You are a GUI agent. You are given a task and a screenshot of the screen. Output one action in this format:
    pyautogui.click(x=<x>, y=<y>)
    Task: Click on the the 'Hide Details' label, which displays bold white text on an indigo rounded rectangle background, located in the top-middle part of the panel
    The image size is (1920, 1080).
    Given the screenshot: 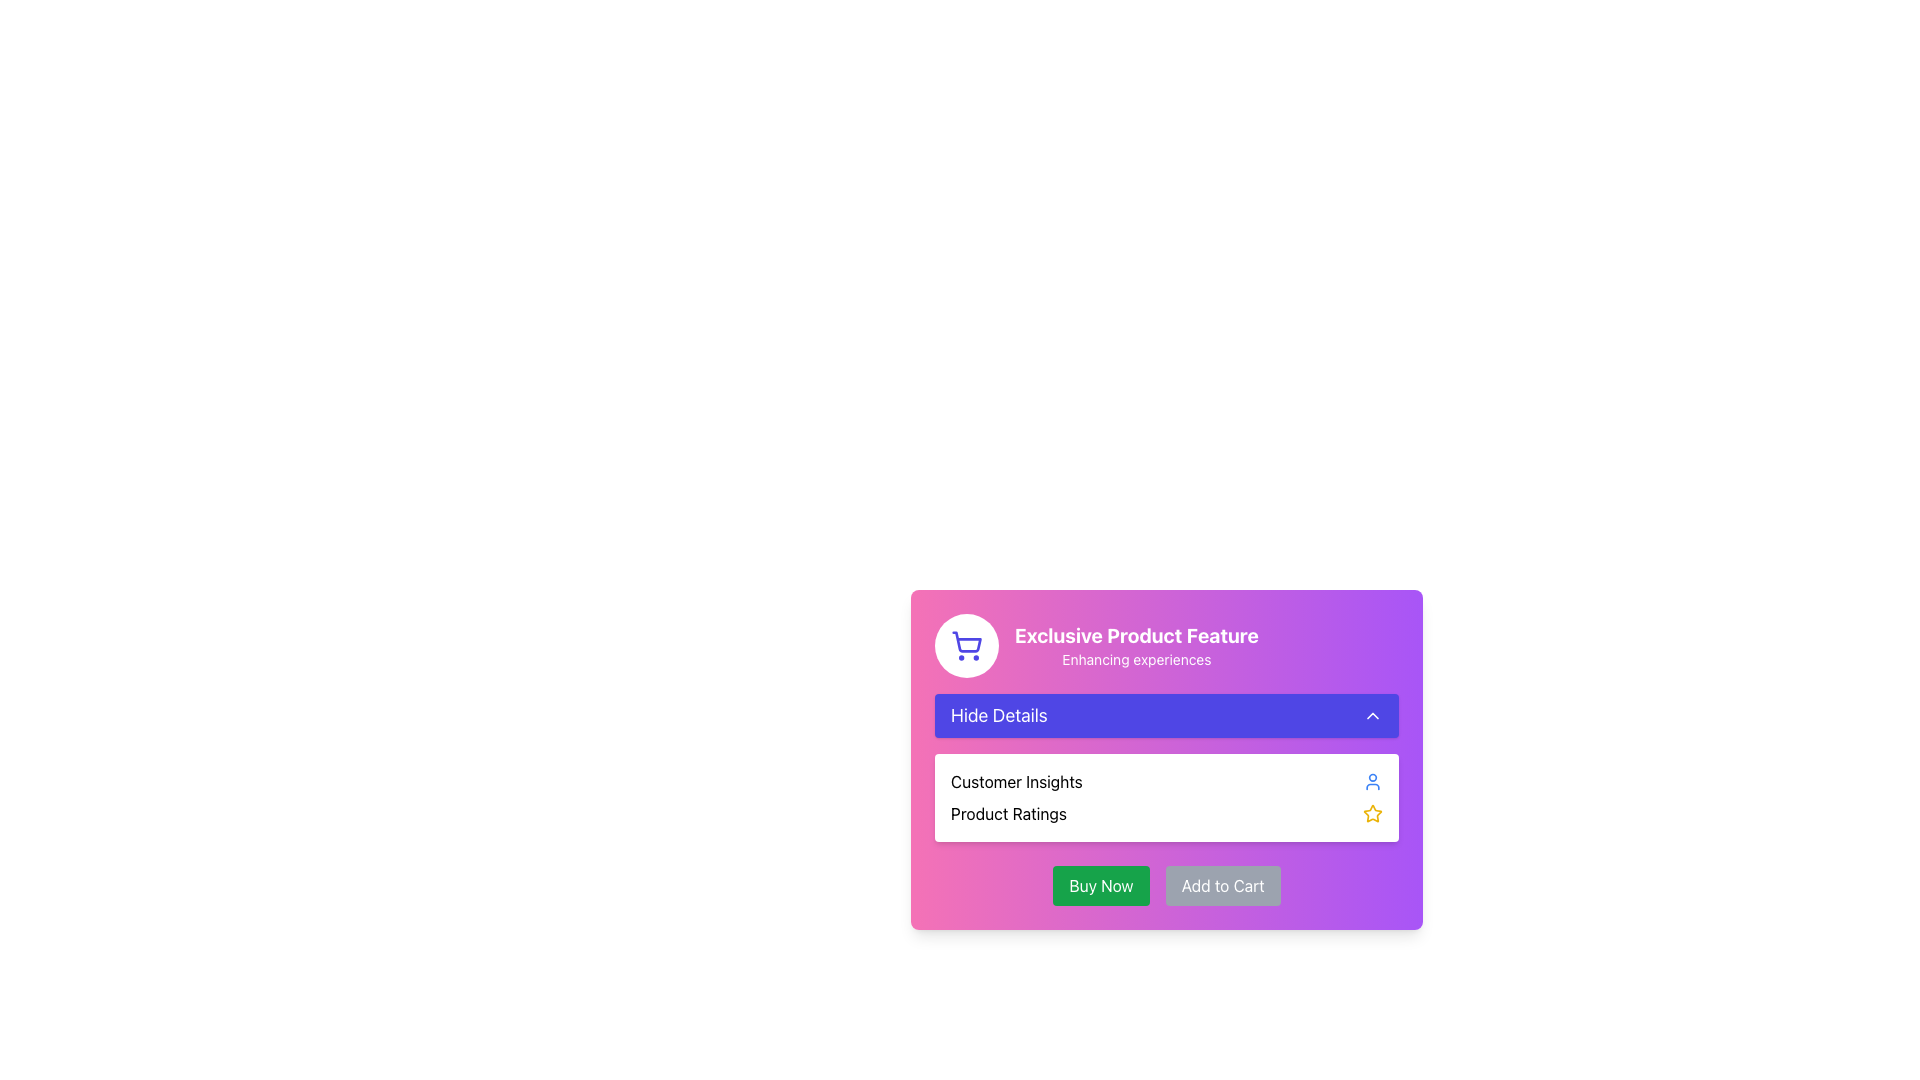 What is the action you would take?
    pyautogui.click(x=998, y=715)
    